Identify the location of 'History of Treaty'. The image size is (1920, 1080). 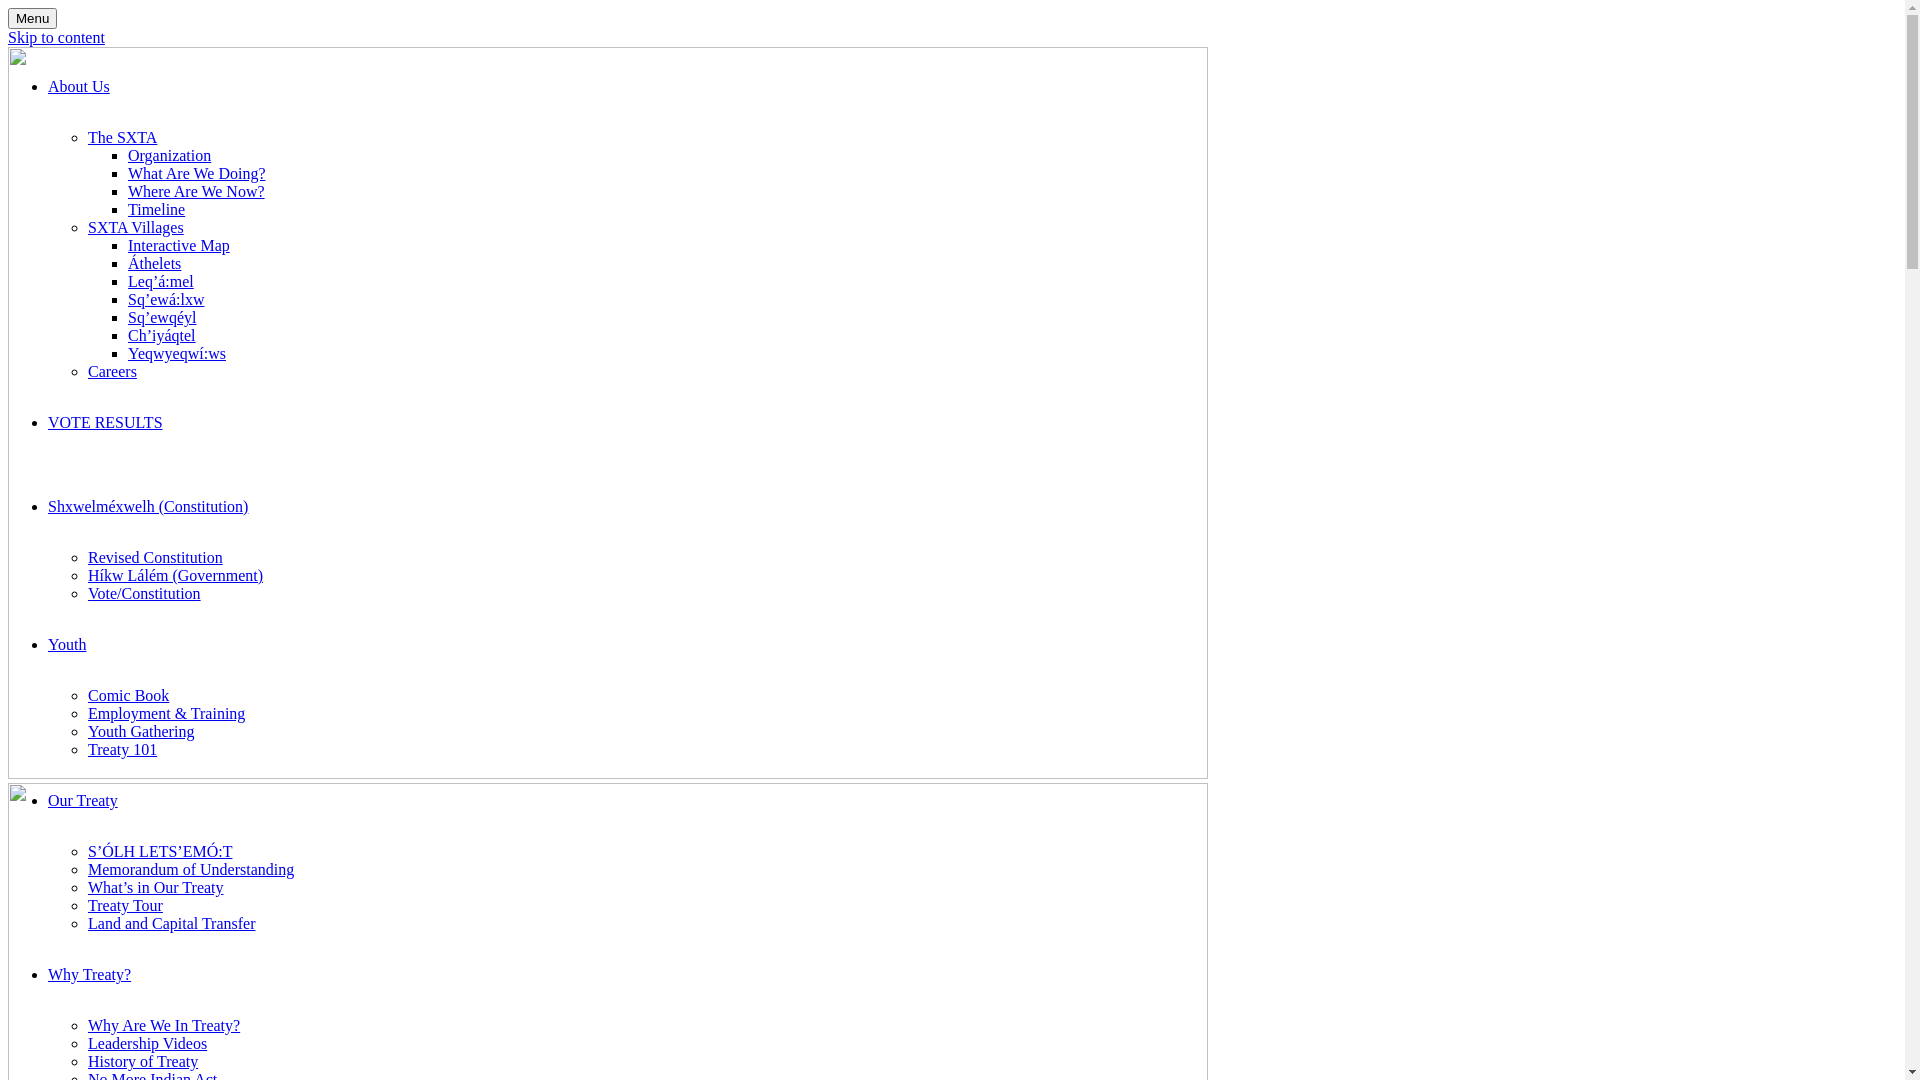
(142, 1060).